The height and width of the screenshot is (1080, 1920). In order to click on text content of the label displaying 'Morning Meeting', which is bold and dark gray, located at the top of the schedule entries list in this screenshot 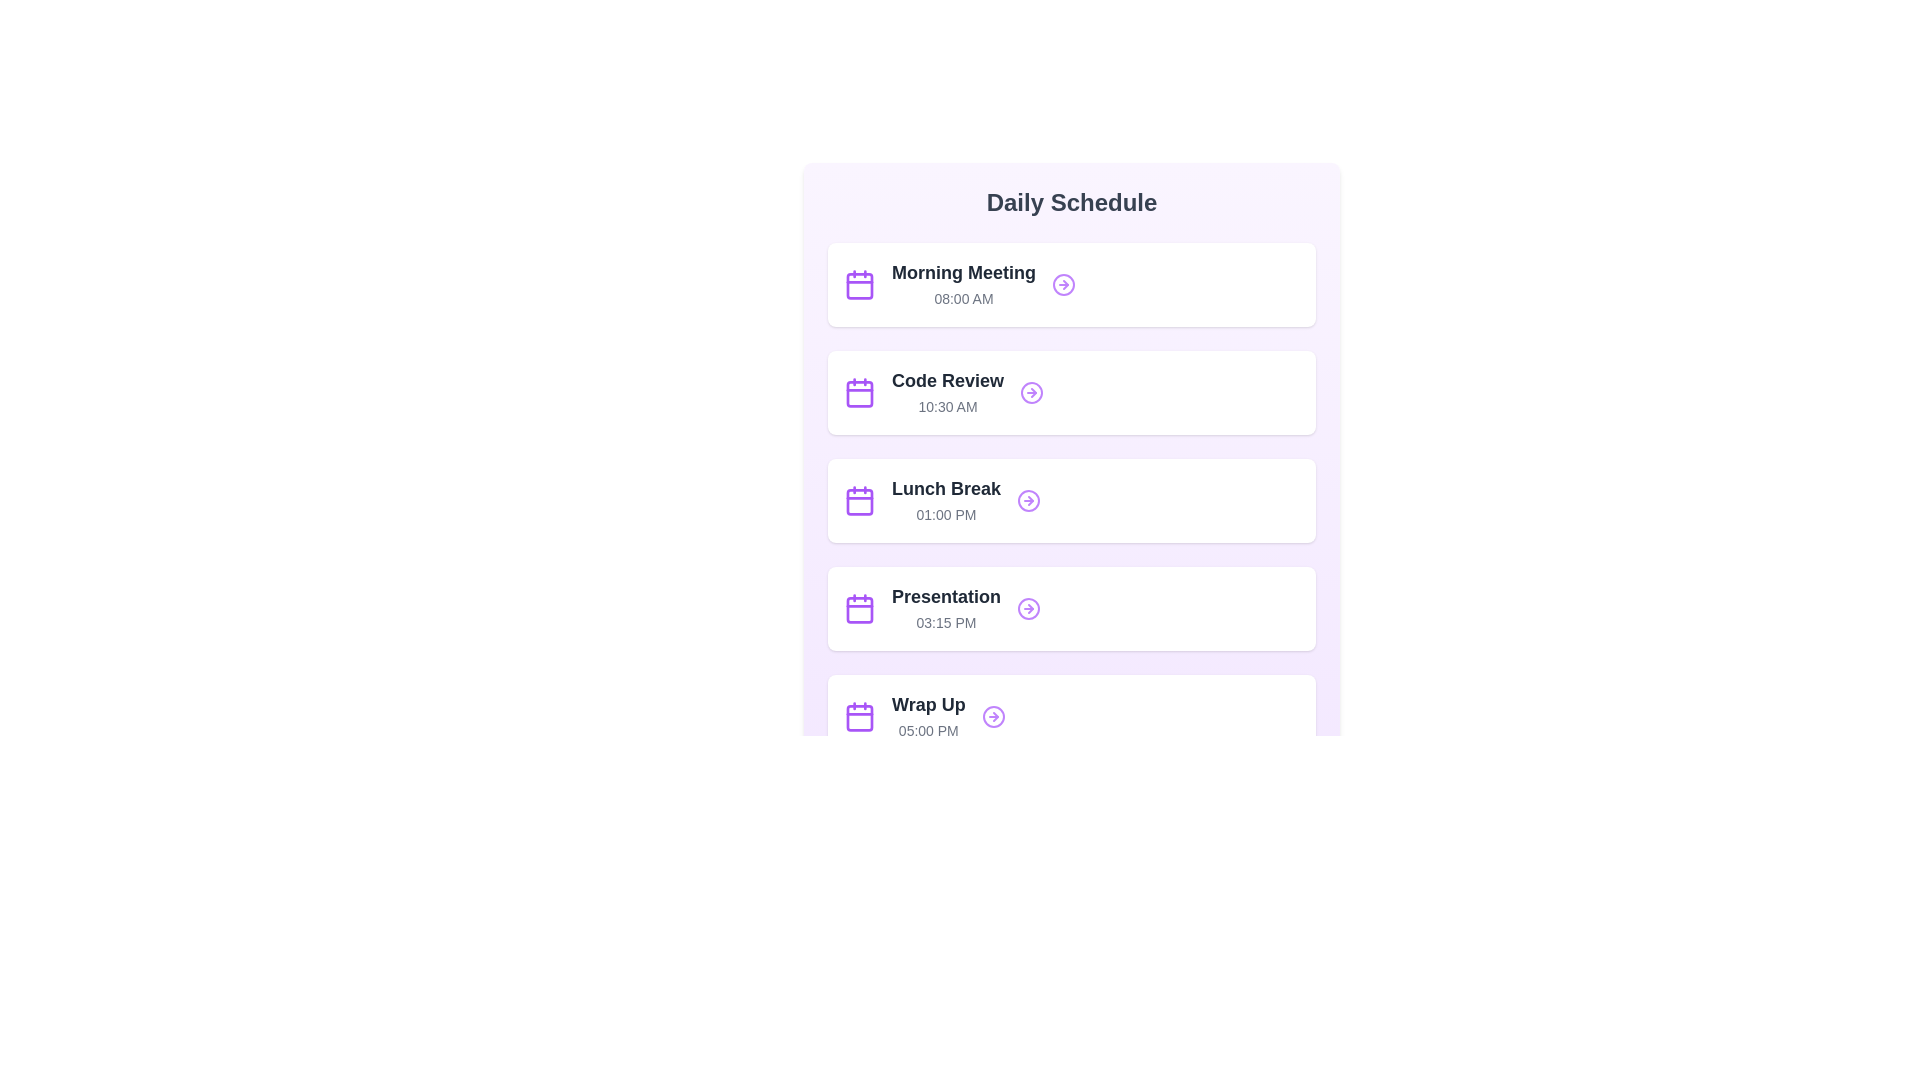, I will do `click(964, 273)`.